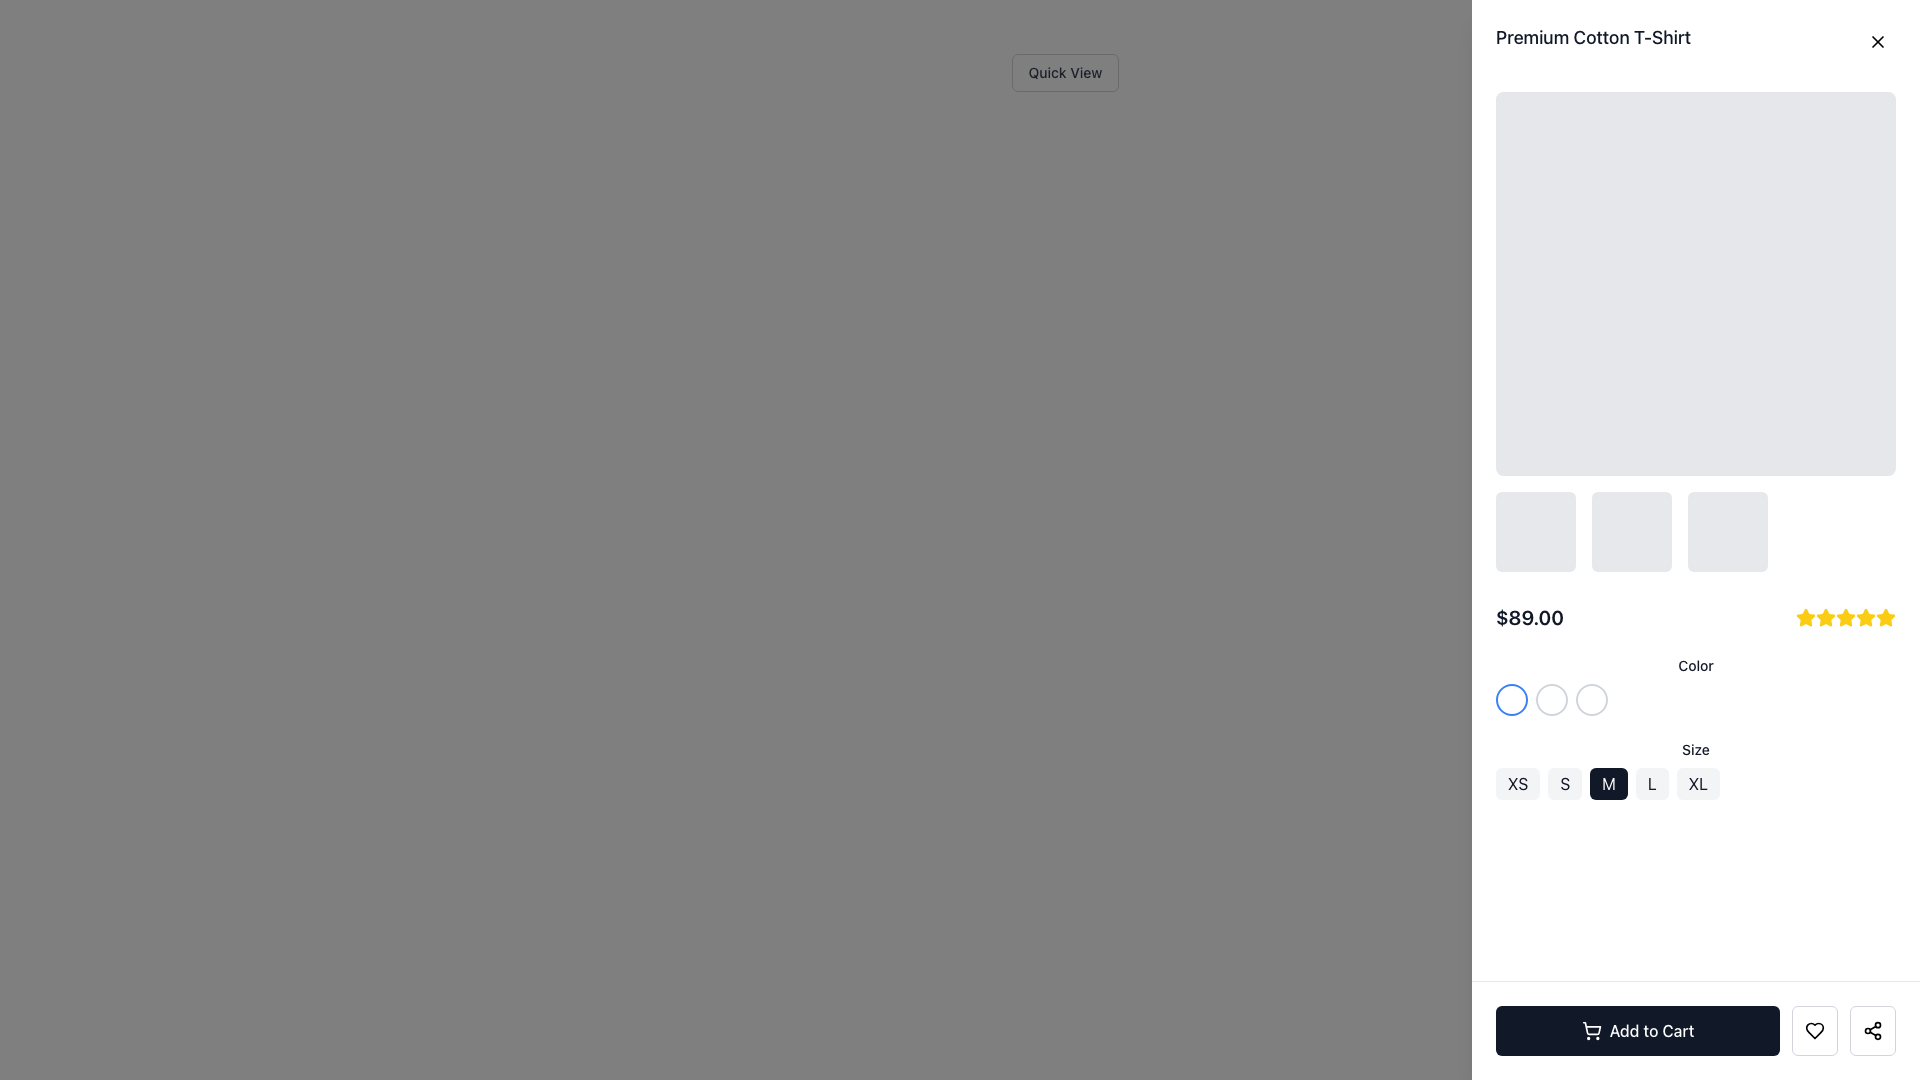 This screenshot has width=1920, height=1080. I want to click on the fourth star in the five-star rating system located on the right side of the product details section, which visually represents the fourth level of the rating, so click(1845, 616).